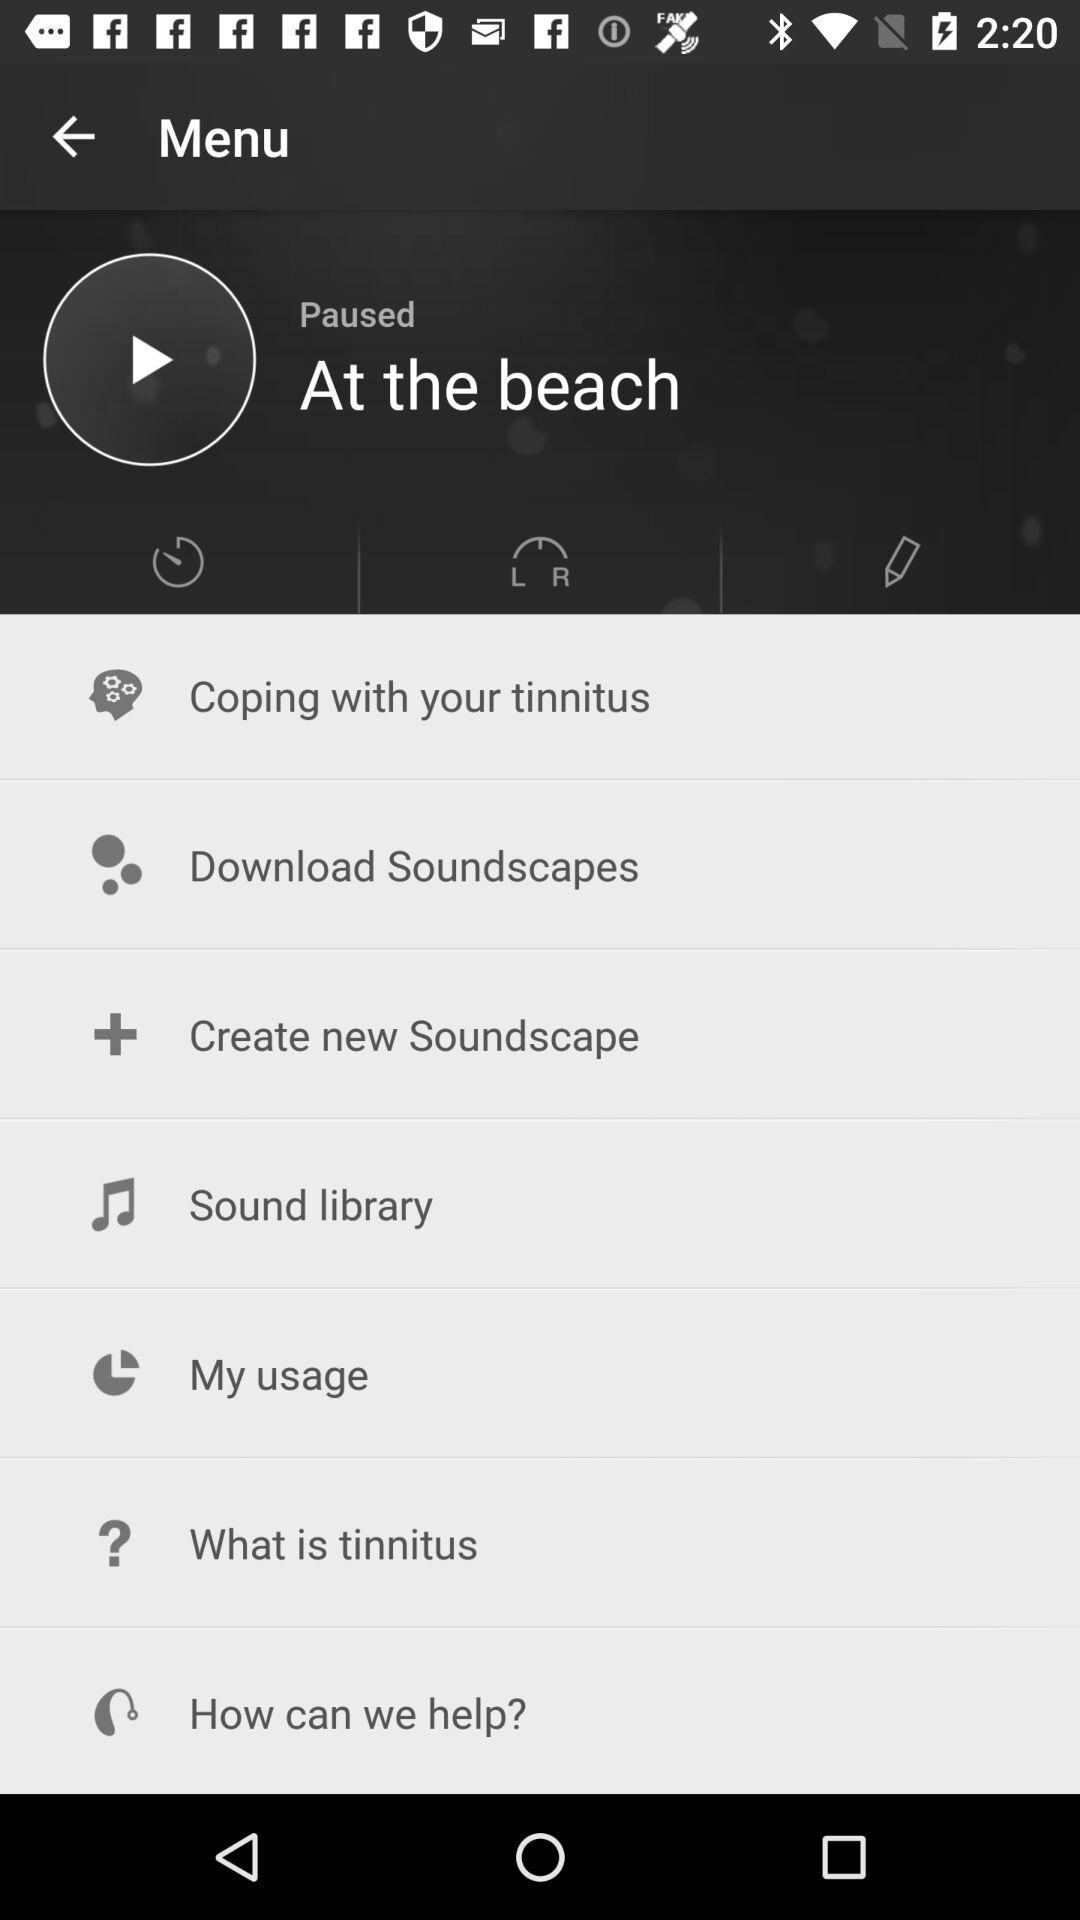 The image size is (1080, 1920). Describe the element at coordinates (540, 1203) in the screenshot. I see `item above my usage` at that location.